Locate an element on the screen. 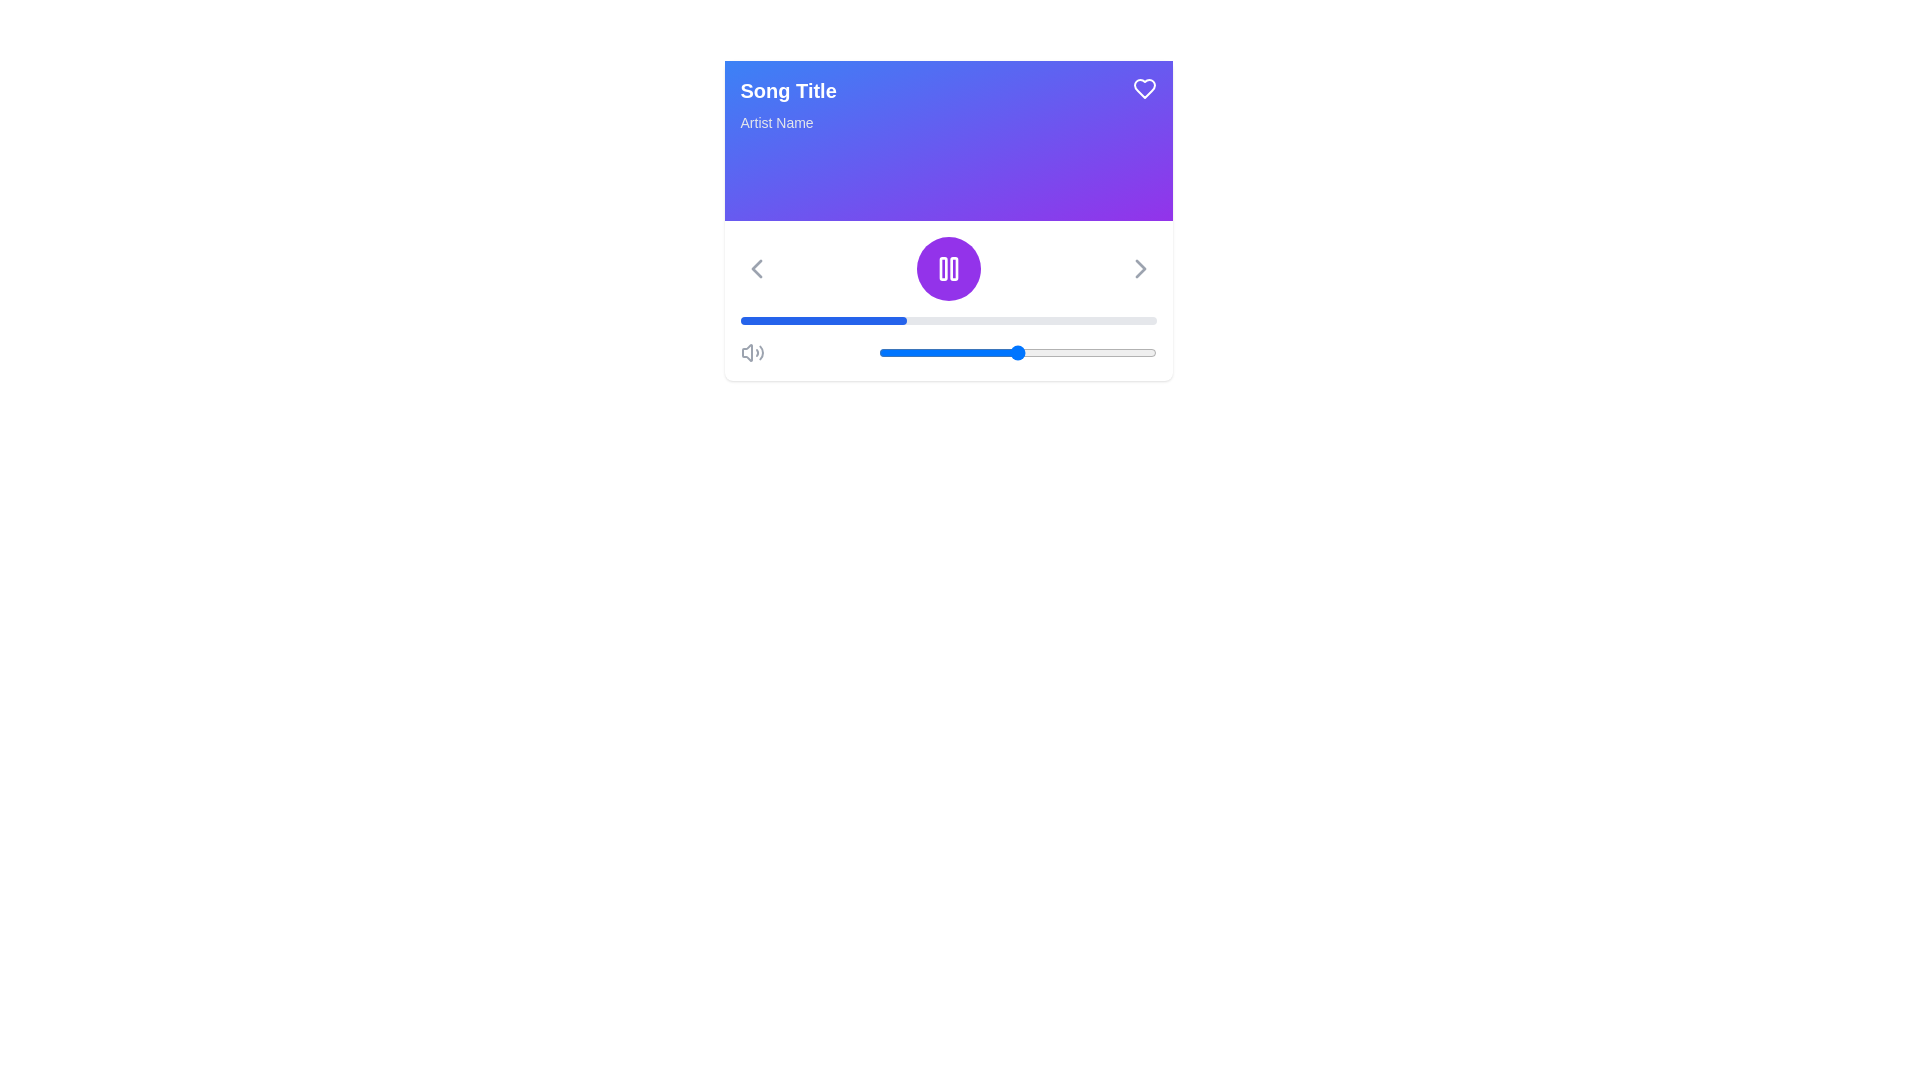 The height and width of the screenshot is (1080, 1920). the circular button with a purple background and a white 'pause' icon to activate the hover styling is located at coordinates (947, 268).